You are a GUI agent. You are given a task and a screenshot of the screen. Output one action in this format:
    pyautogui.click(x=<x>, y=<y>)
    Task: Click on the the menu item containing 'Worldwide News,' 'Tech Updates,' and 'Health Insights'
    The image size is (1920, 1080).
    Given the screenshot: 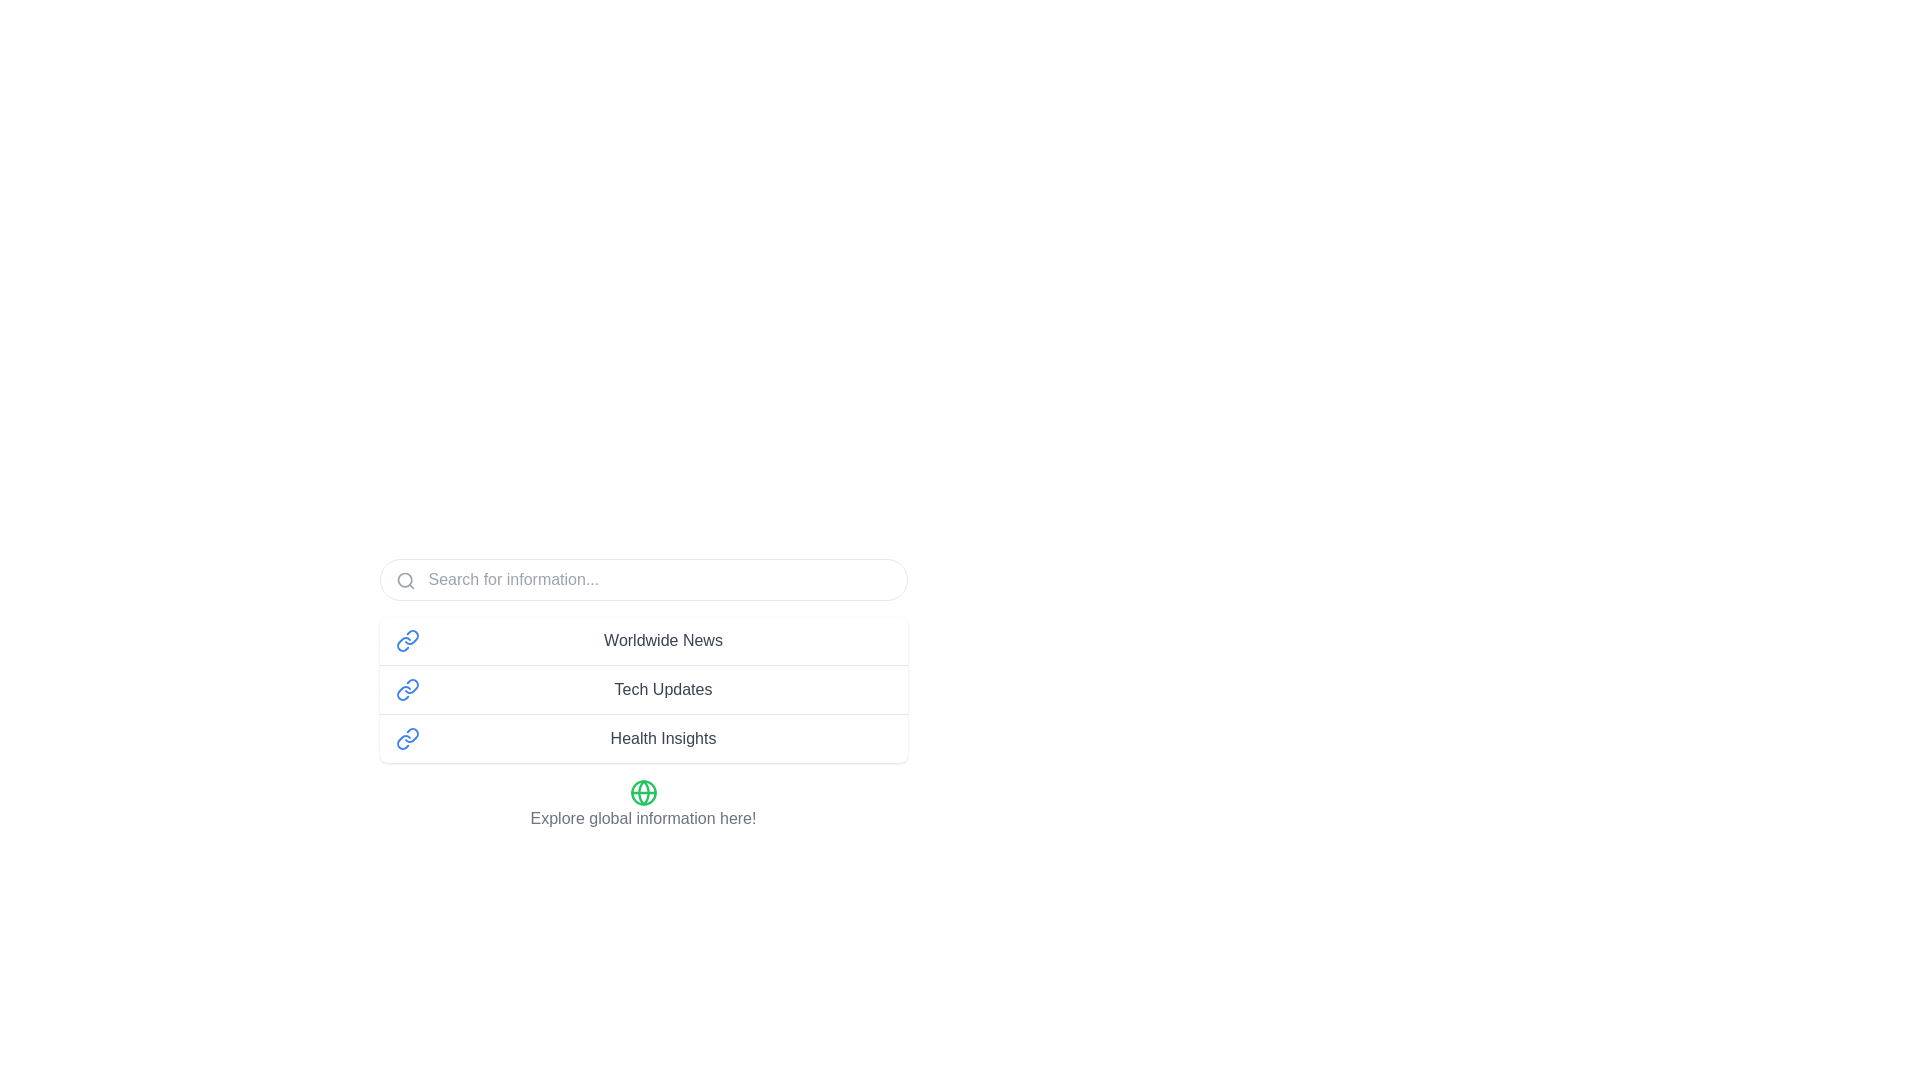 What is the action you would take?
    pyautogui.click(x=643, y=704)
    